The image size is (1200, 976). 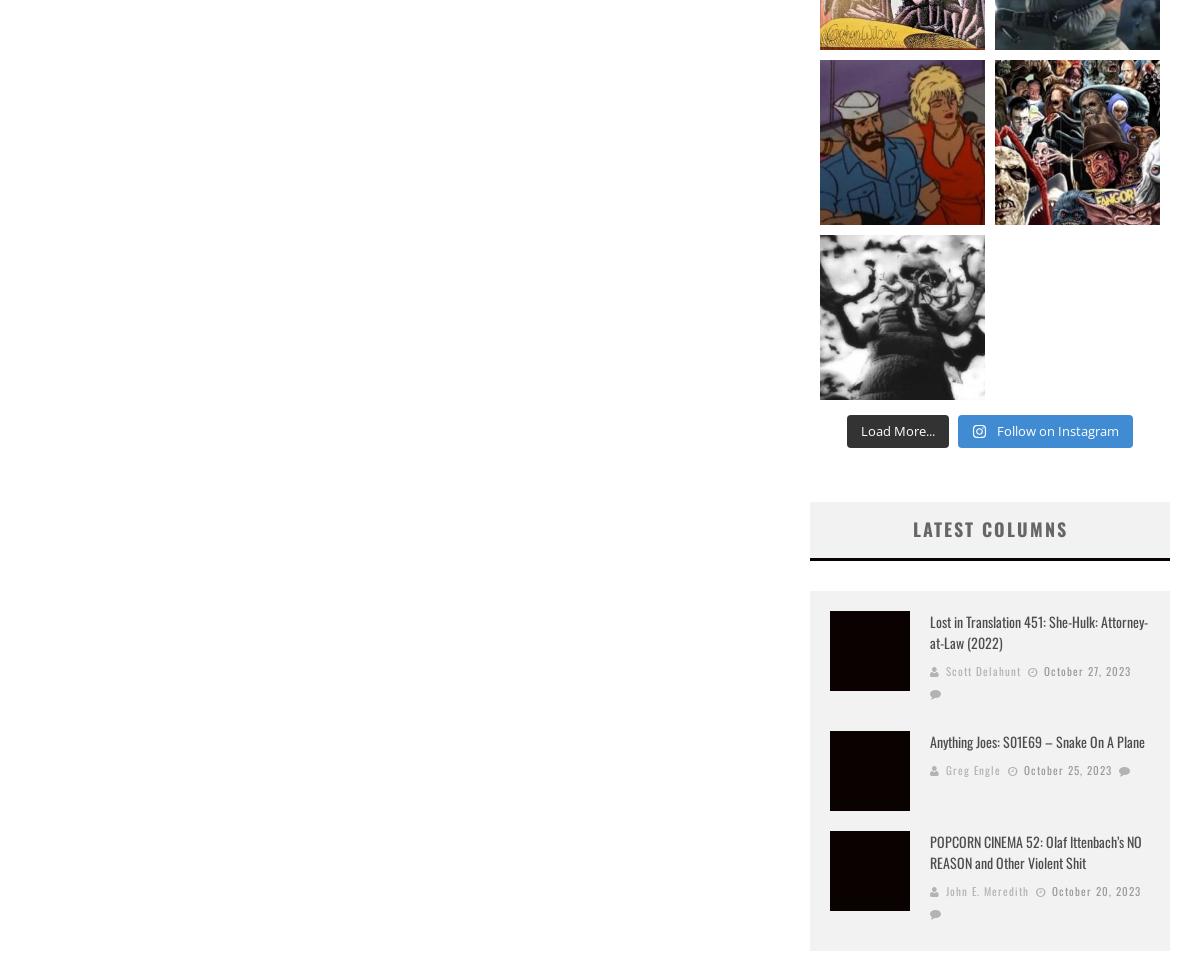 I want to click on 'John E. Meredith', so click(x=987, y=889).